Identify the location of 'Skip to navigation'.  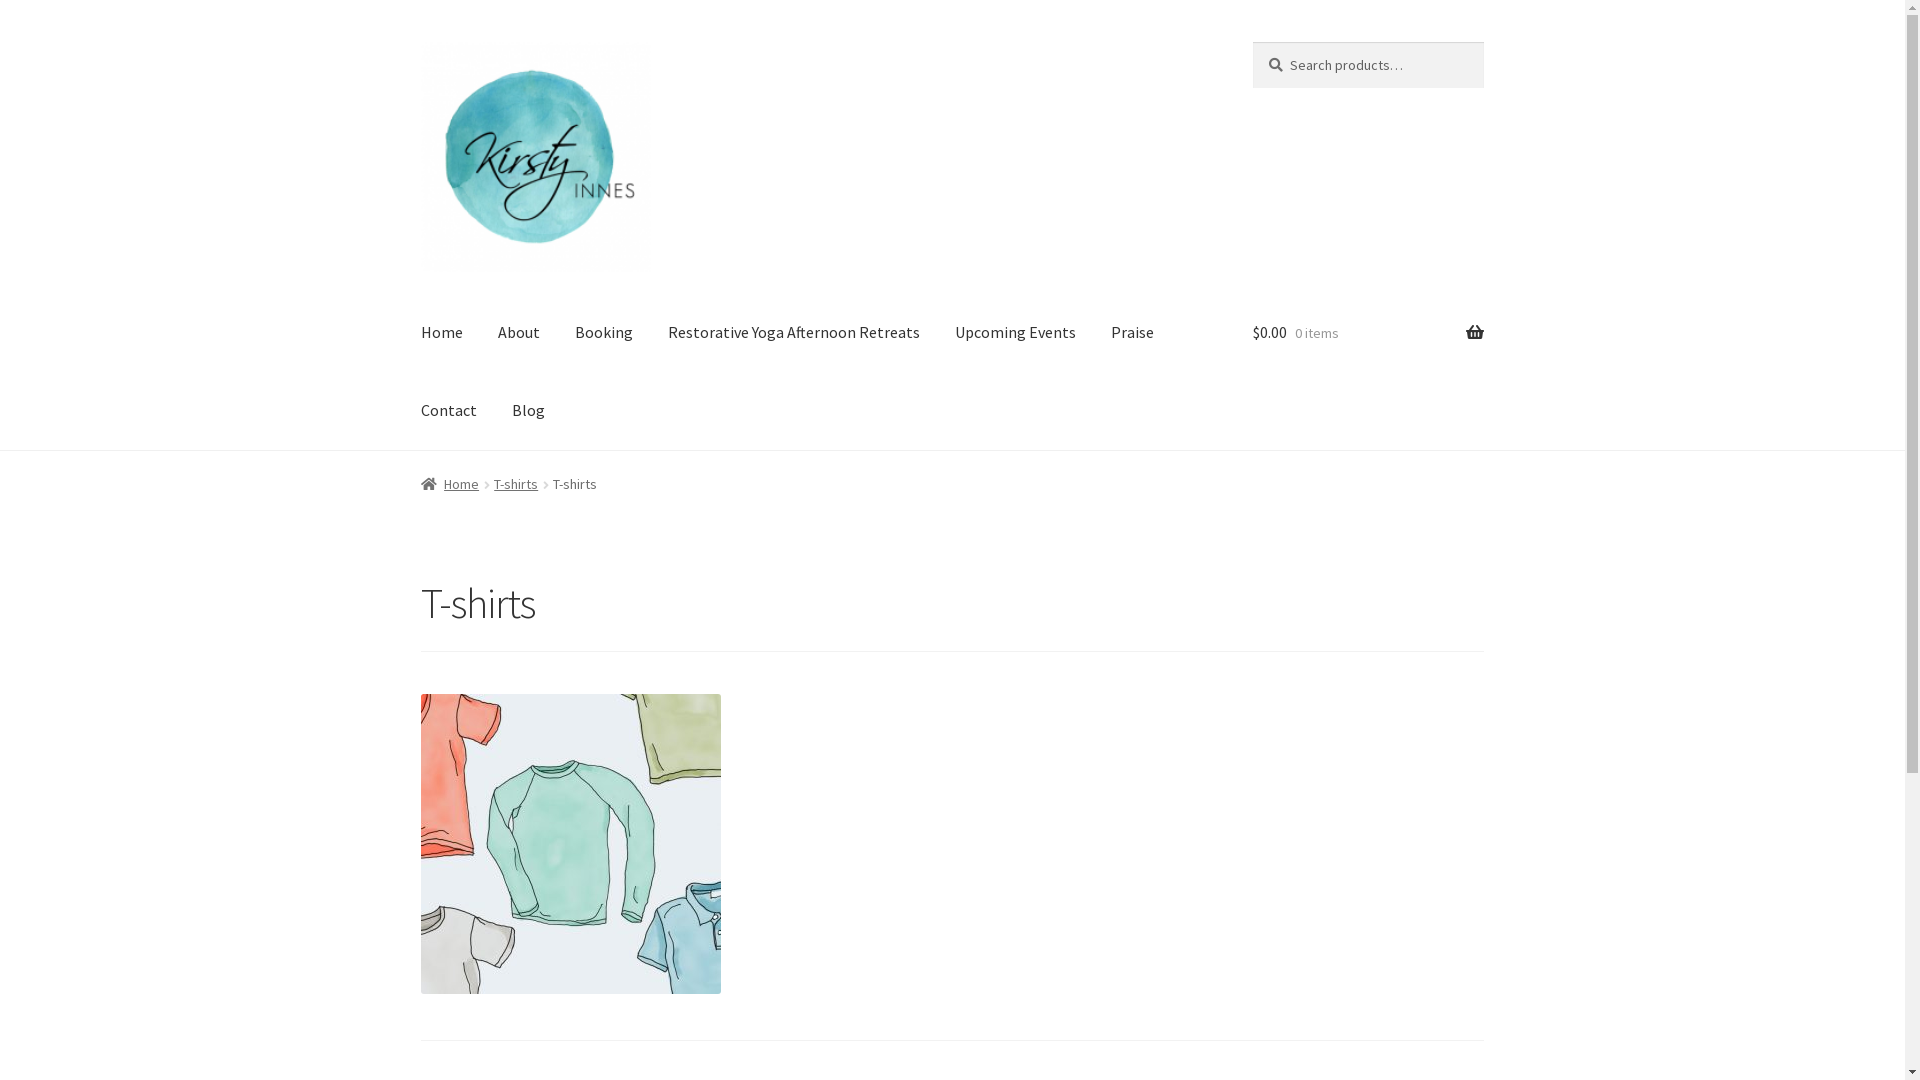
(419, 41).